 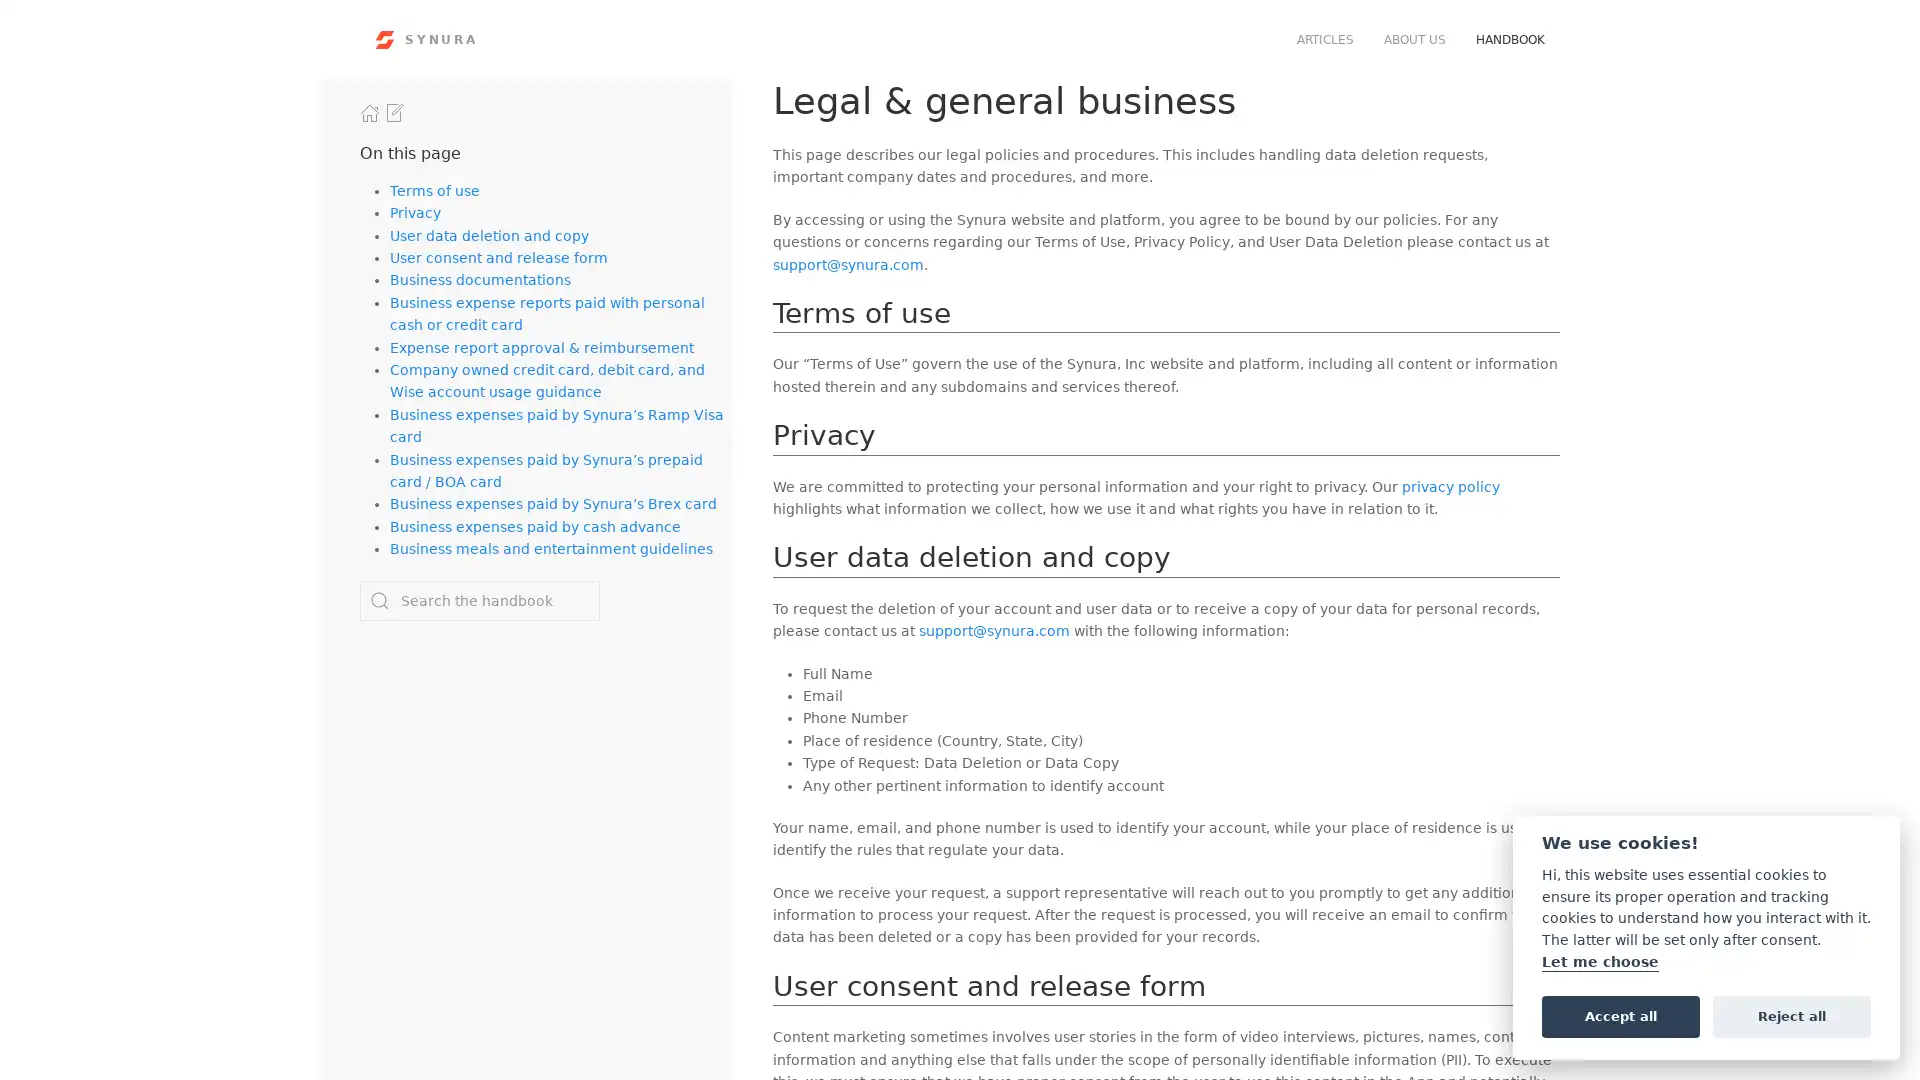 I want to click on Reject all, so click(x=1791, y=1015).